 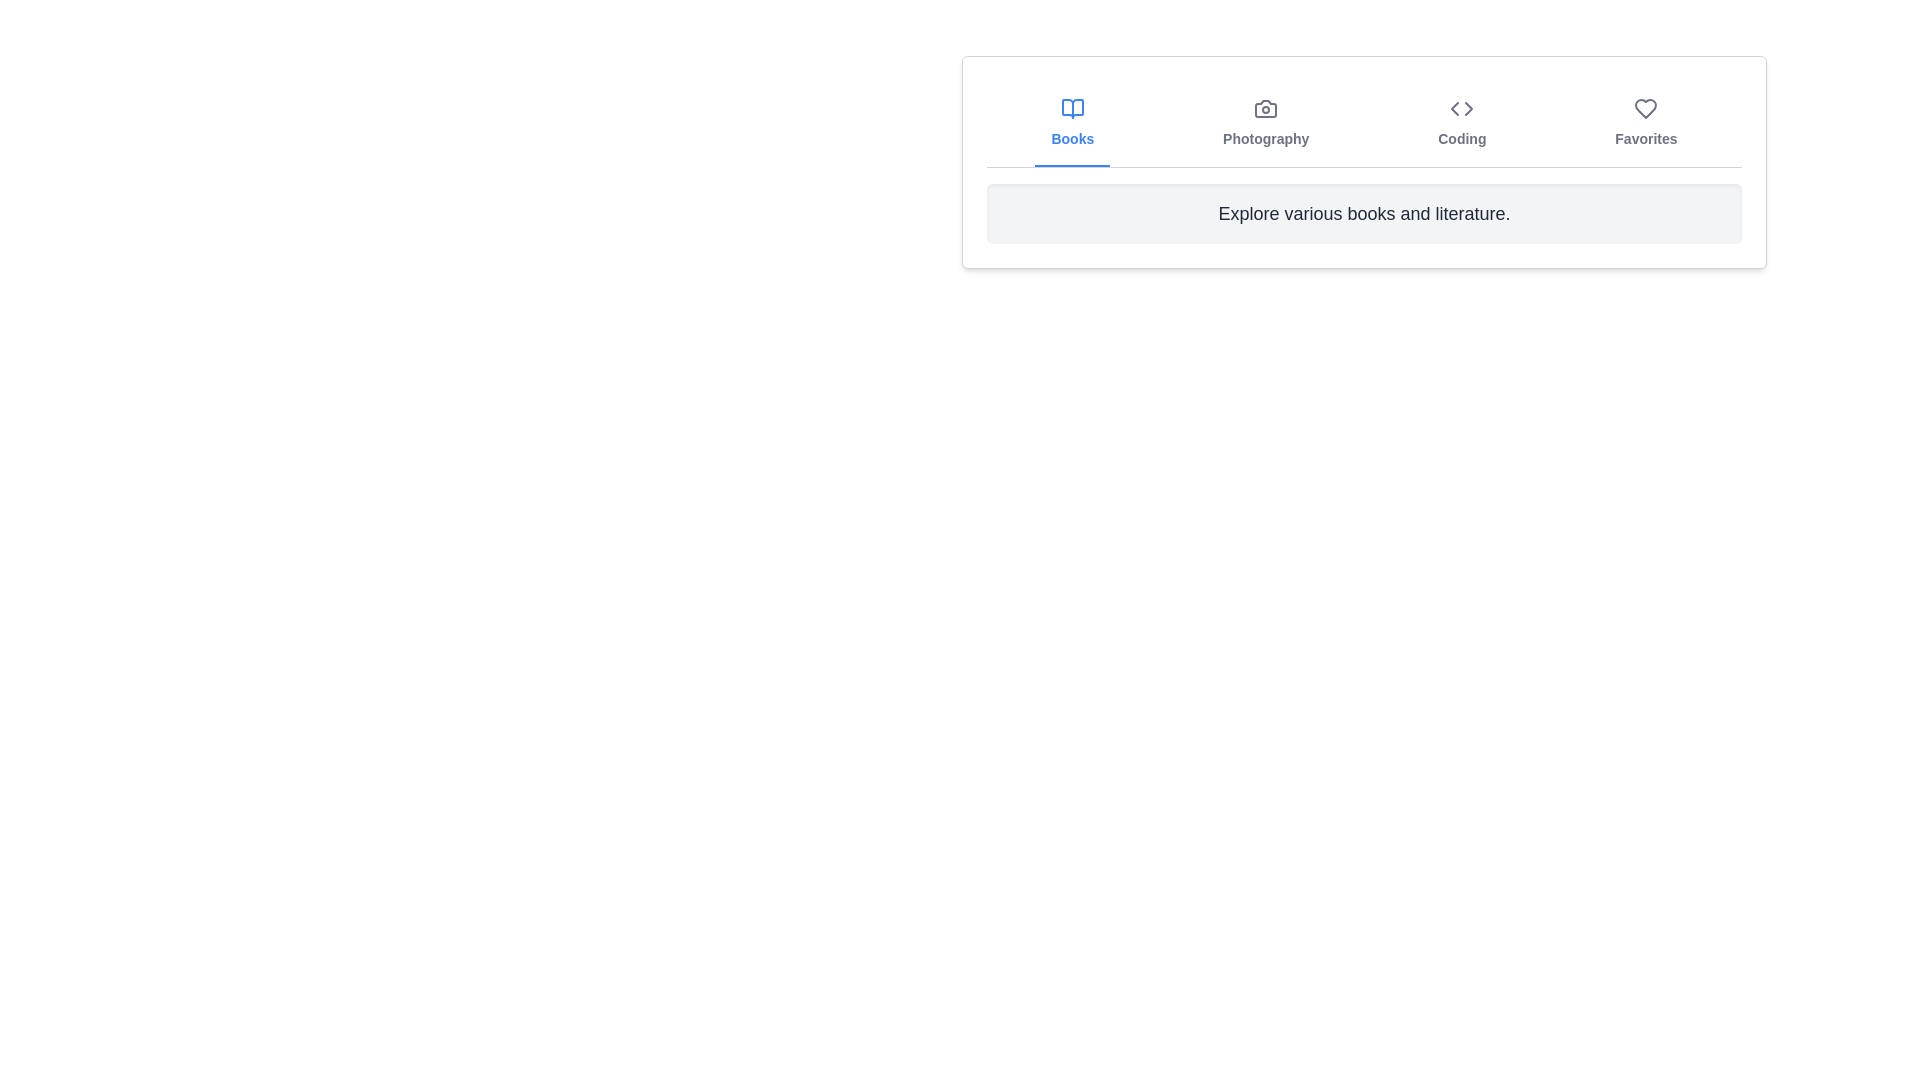 I want to click on the first menu item labeled 'Books' in the horizontal navigation menu, so click(x=1071, y=123).